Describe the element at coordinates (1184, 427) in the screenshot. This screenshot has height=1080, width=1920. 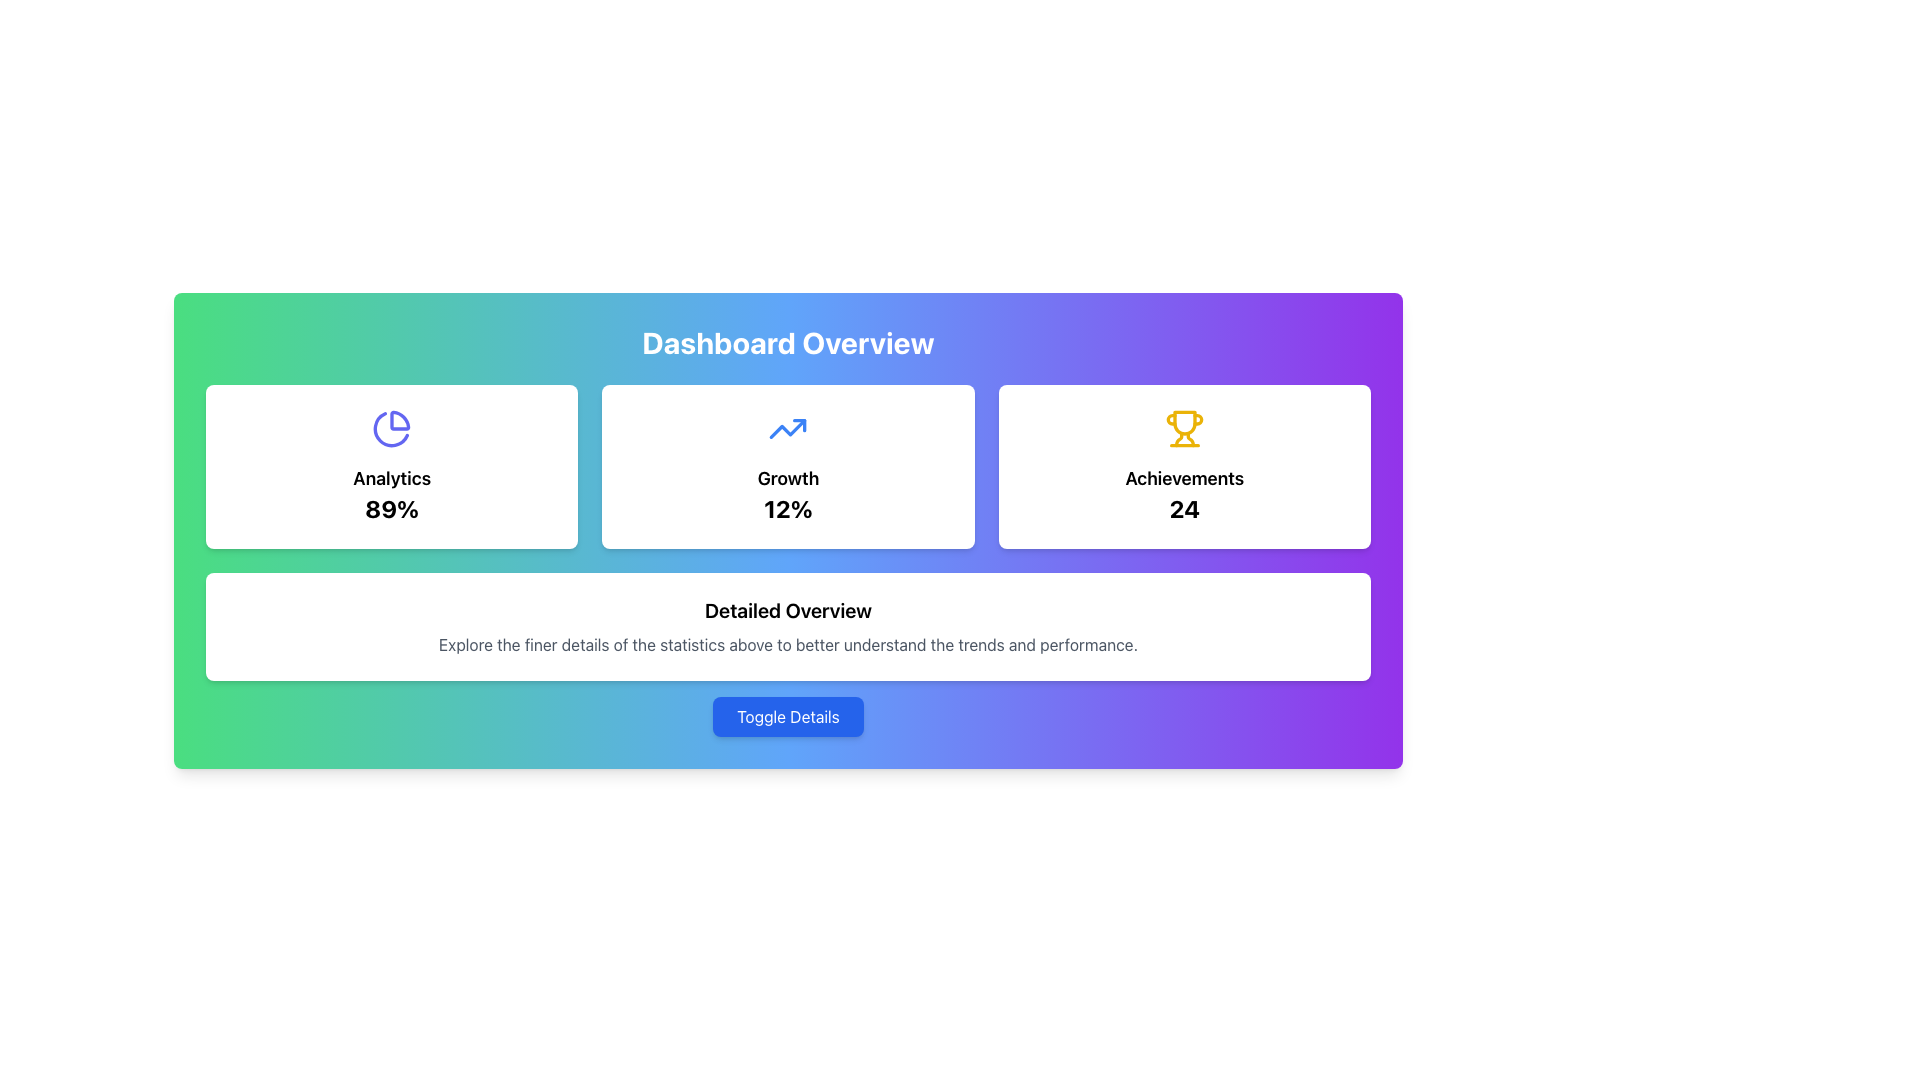
I see `the decorative achievement icon located at the top center of the card, which visually represents achievements and is situated above the text 'Achievements' and '24'` at that location.